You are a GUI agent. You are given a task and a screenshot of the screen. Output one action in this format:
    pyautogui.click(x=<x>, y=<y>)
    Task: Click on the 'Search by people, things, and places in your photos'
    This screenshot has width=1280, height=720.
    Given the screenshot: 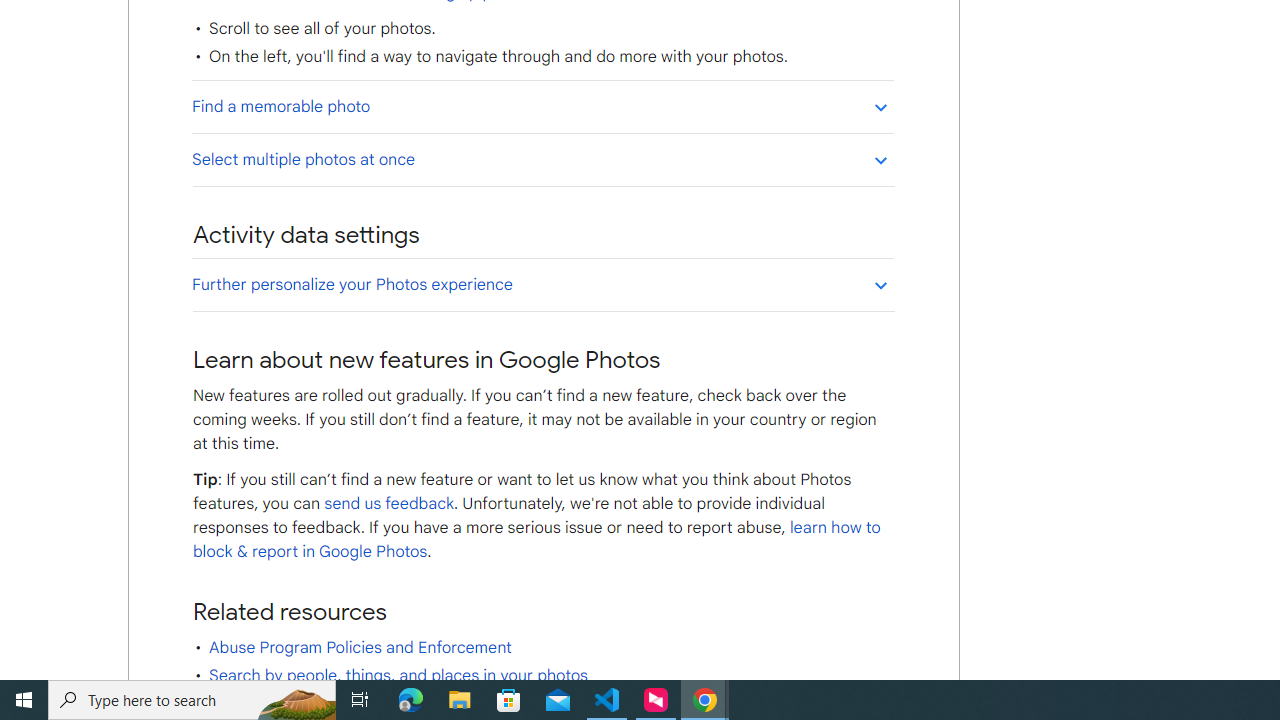 What is the action you would take?
    pyautogui.click(x=398, y=675)
    